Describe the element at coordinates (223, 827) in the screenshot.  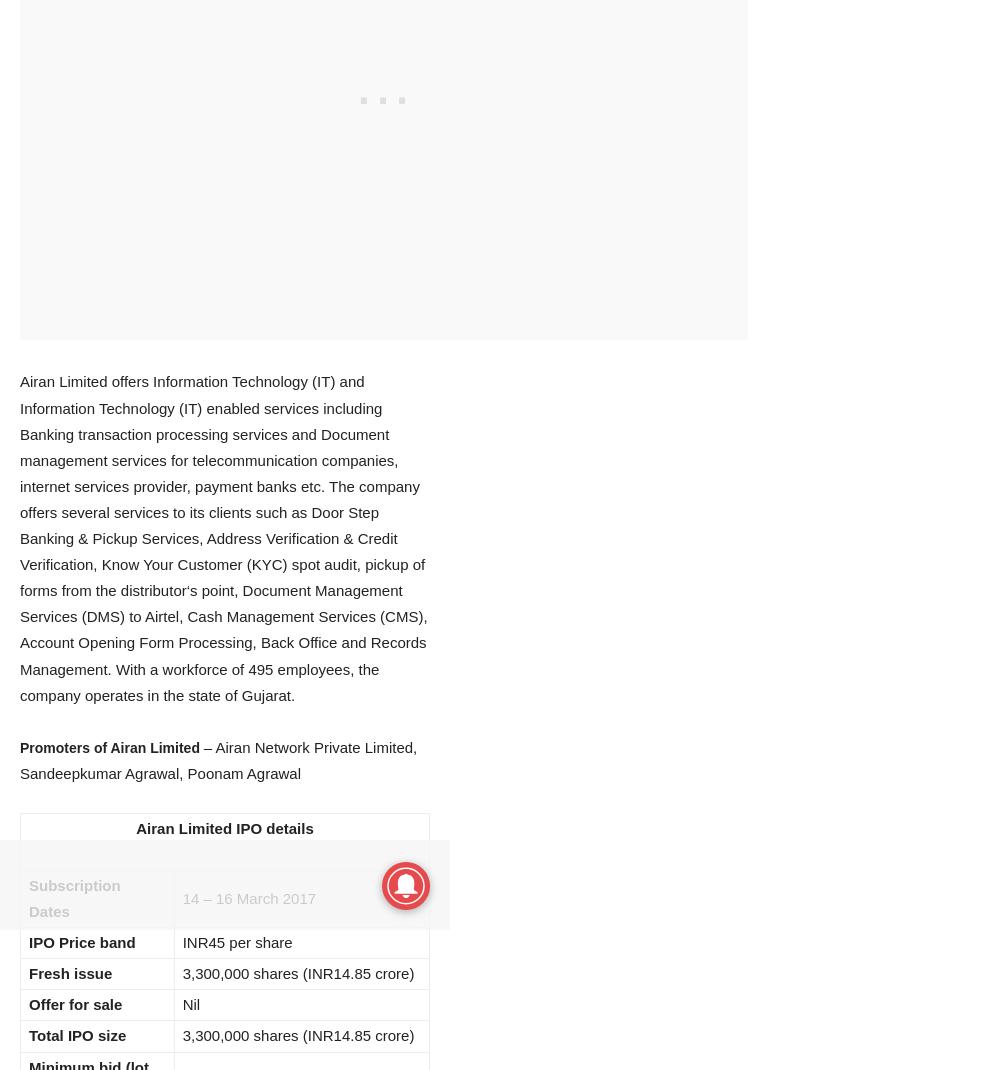
I see `'Airan Limited IPO details'` at that location.